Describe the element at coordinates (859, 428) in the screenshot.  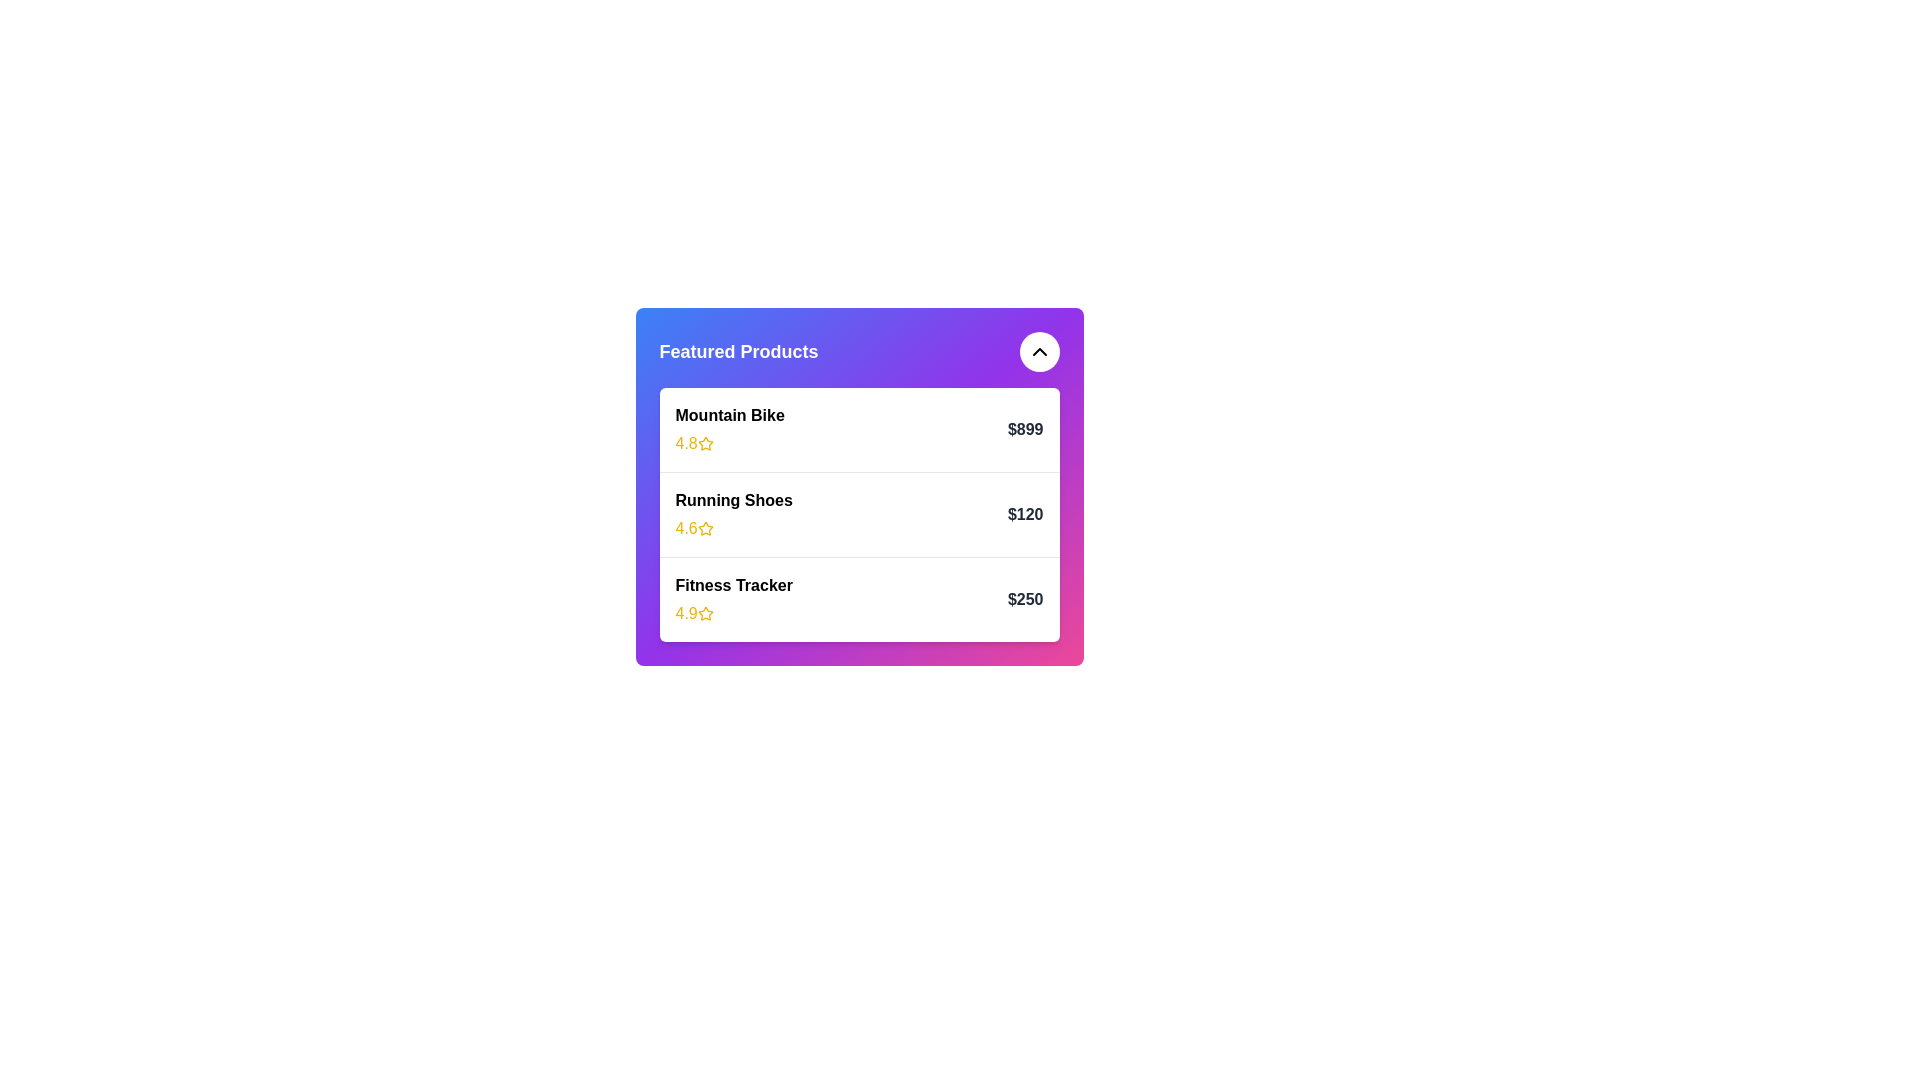
I see `the first product list item` at that location.